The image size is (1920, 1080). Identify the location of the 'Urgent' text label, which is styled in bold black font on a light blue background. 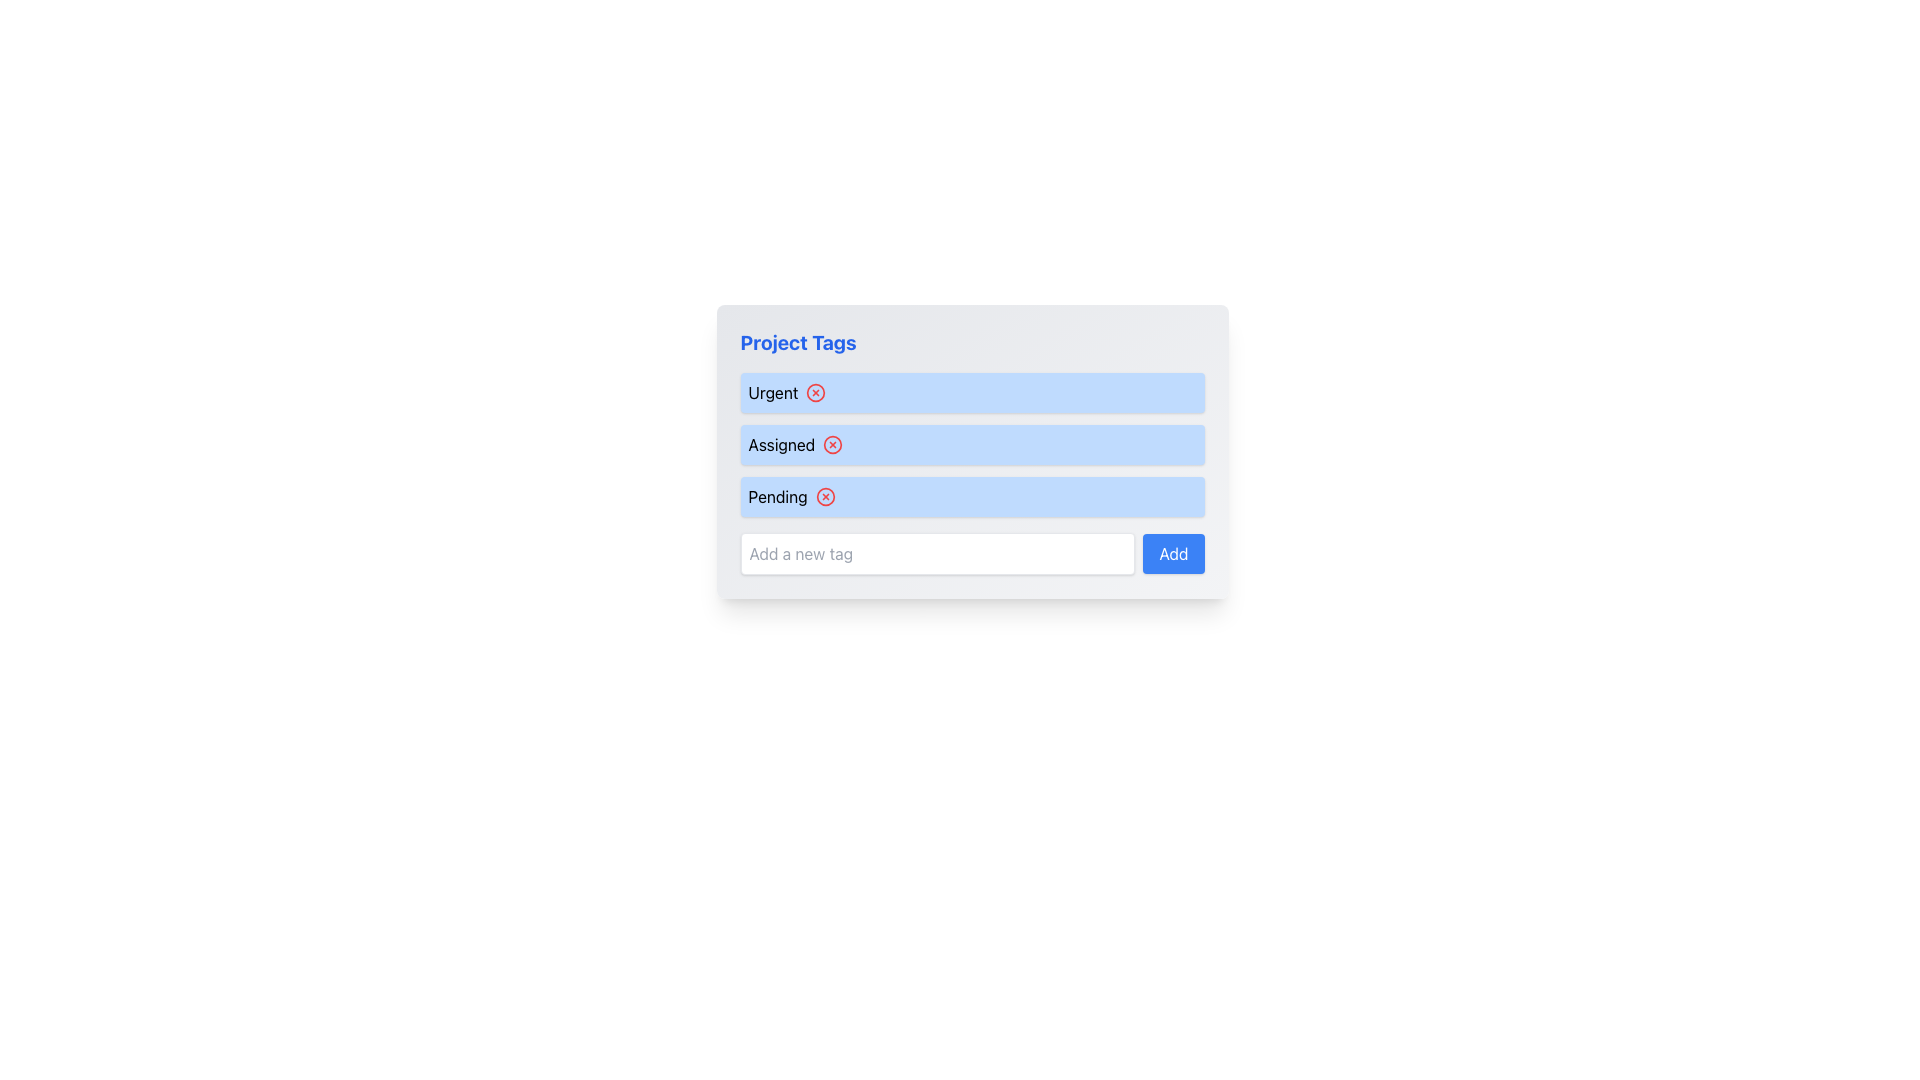
(772, 393).